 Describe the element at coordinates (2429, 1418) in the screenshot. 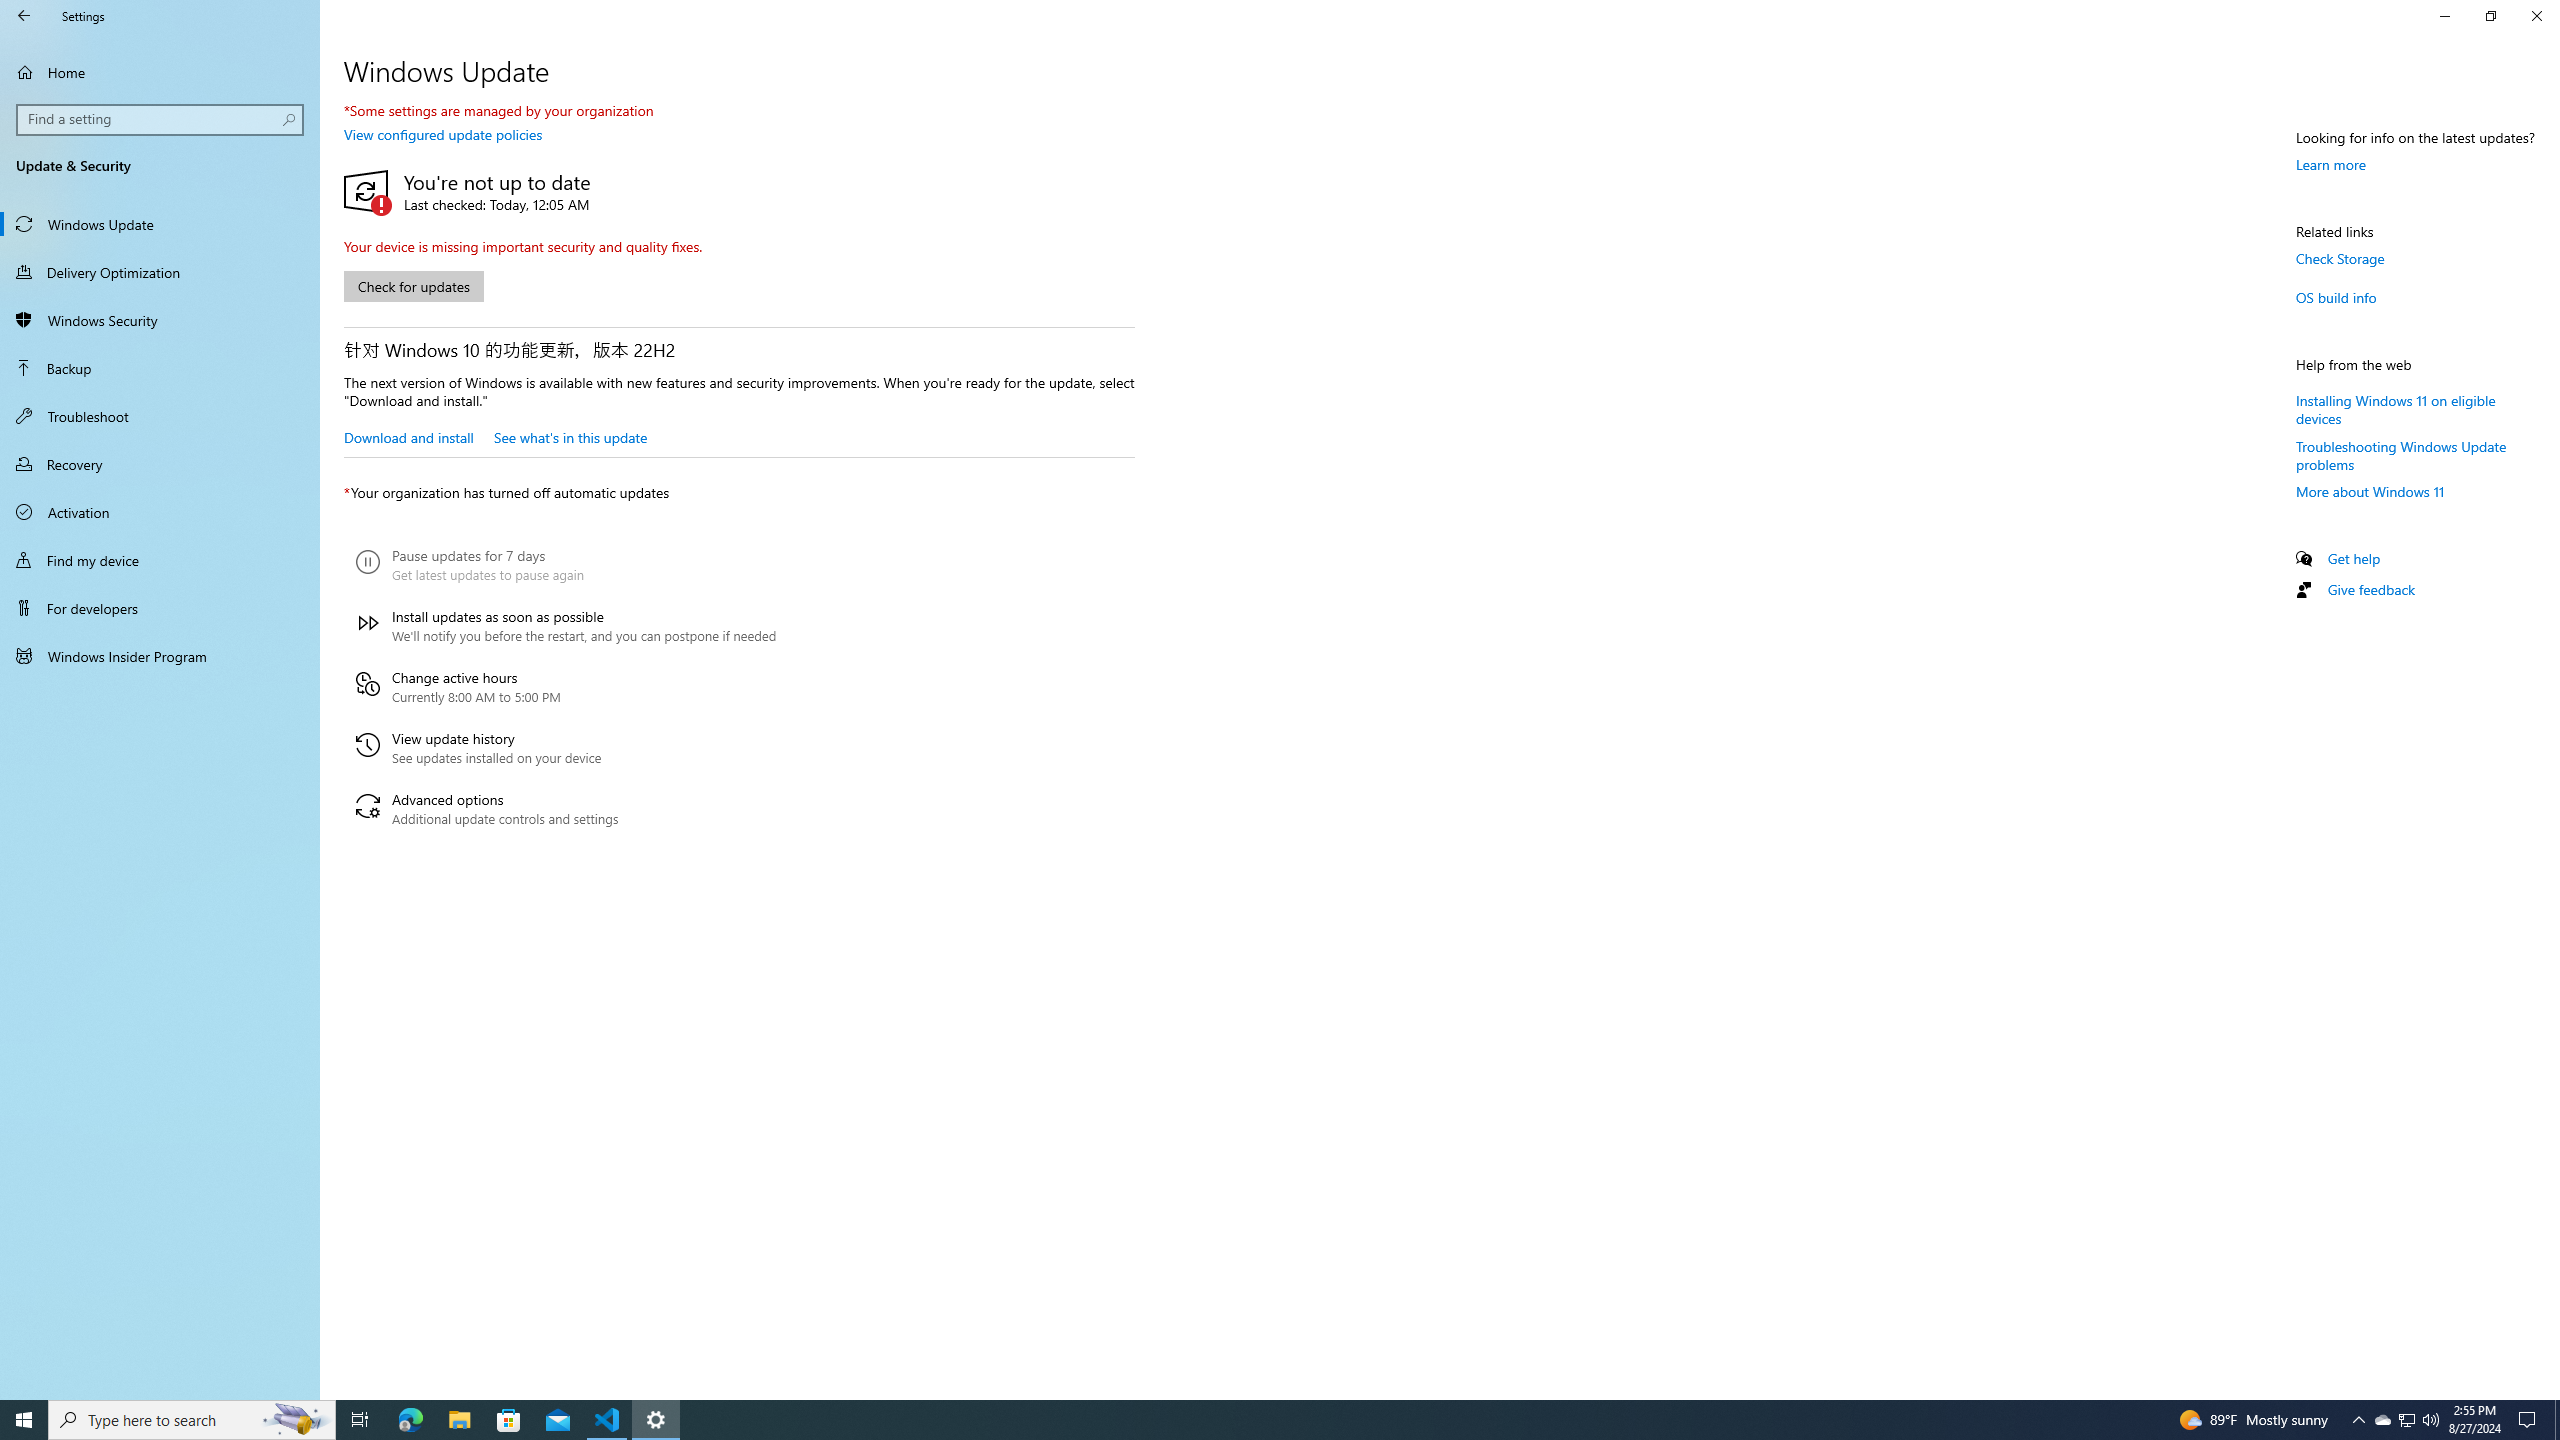

I see `'Q2790: 100%'` at that location.